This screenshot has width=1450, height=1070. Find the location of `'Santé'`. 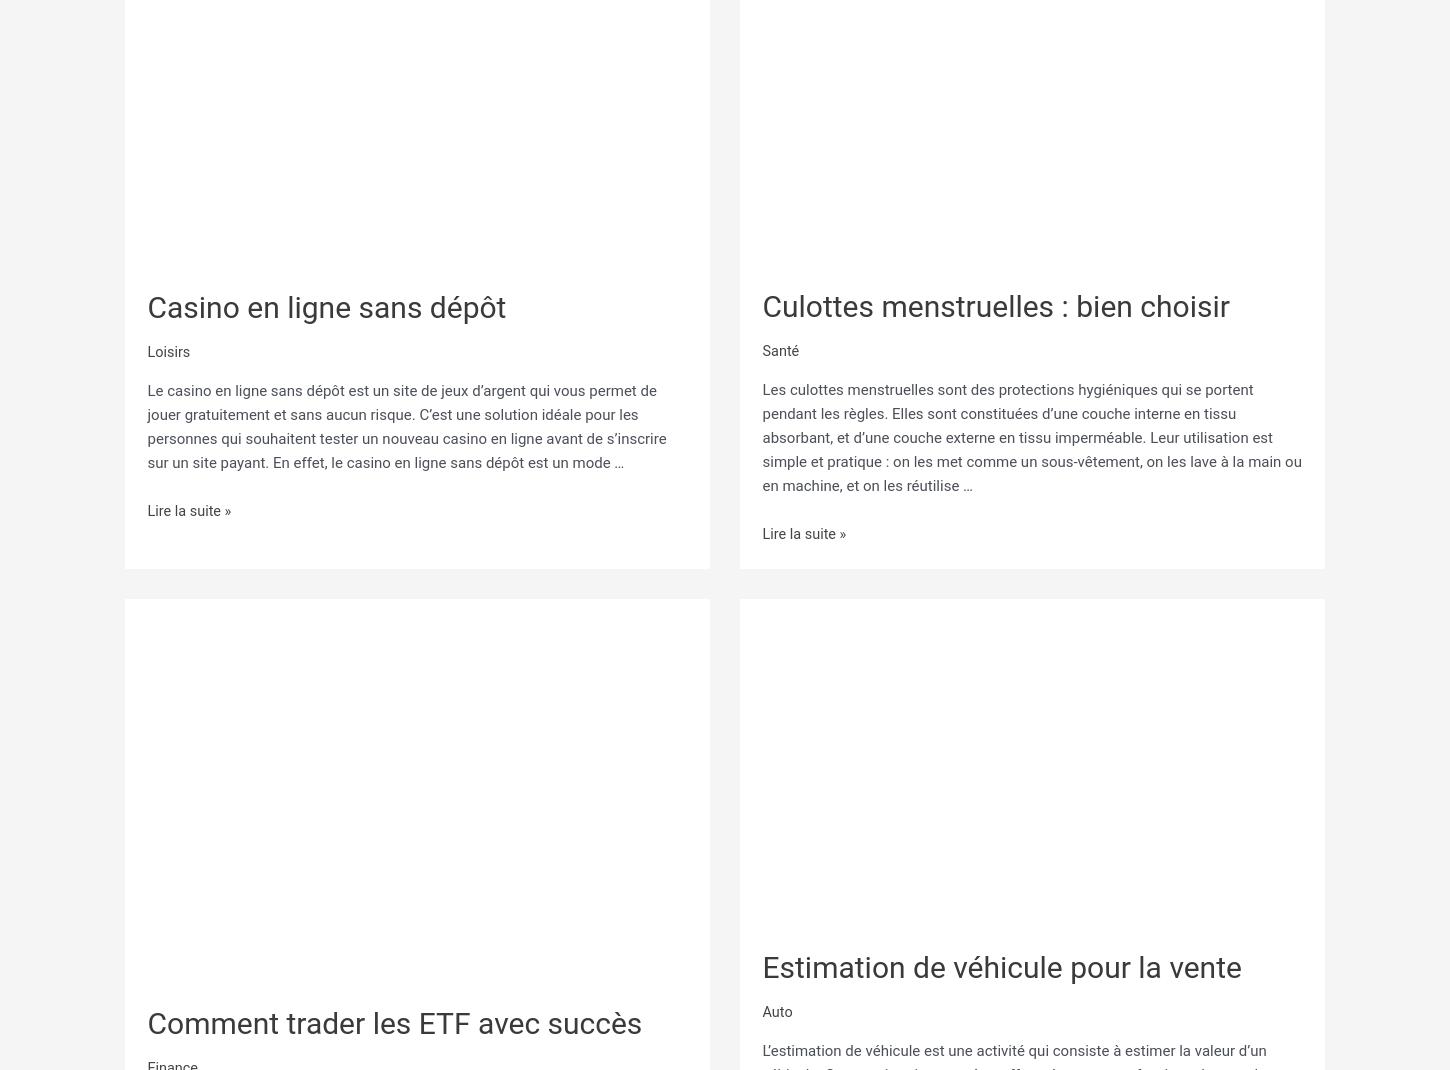

'Santé' is located at coordinates (780, 346).